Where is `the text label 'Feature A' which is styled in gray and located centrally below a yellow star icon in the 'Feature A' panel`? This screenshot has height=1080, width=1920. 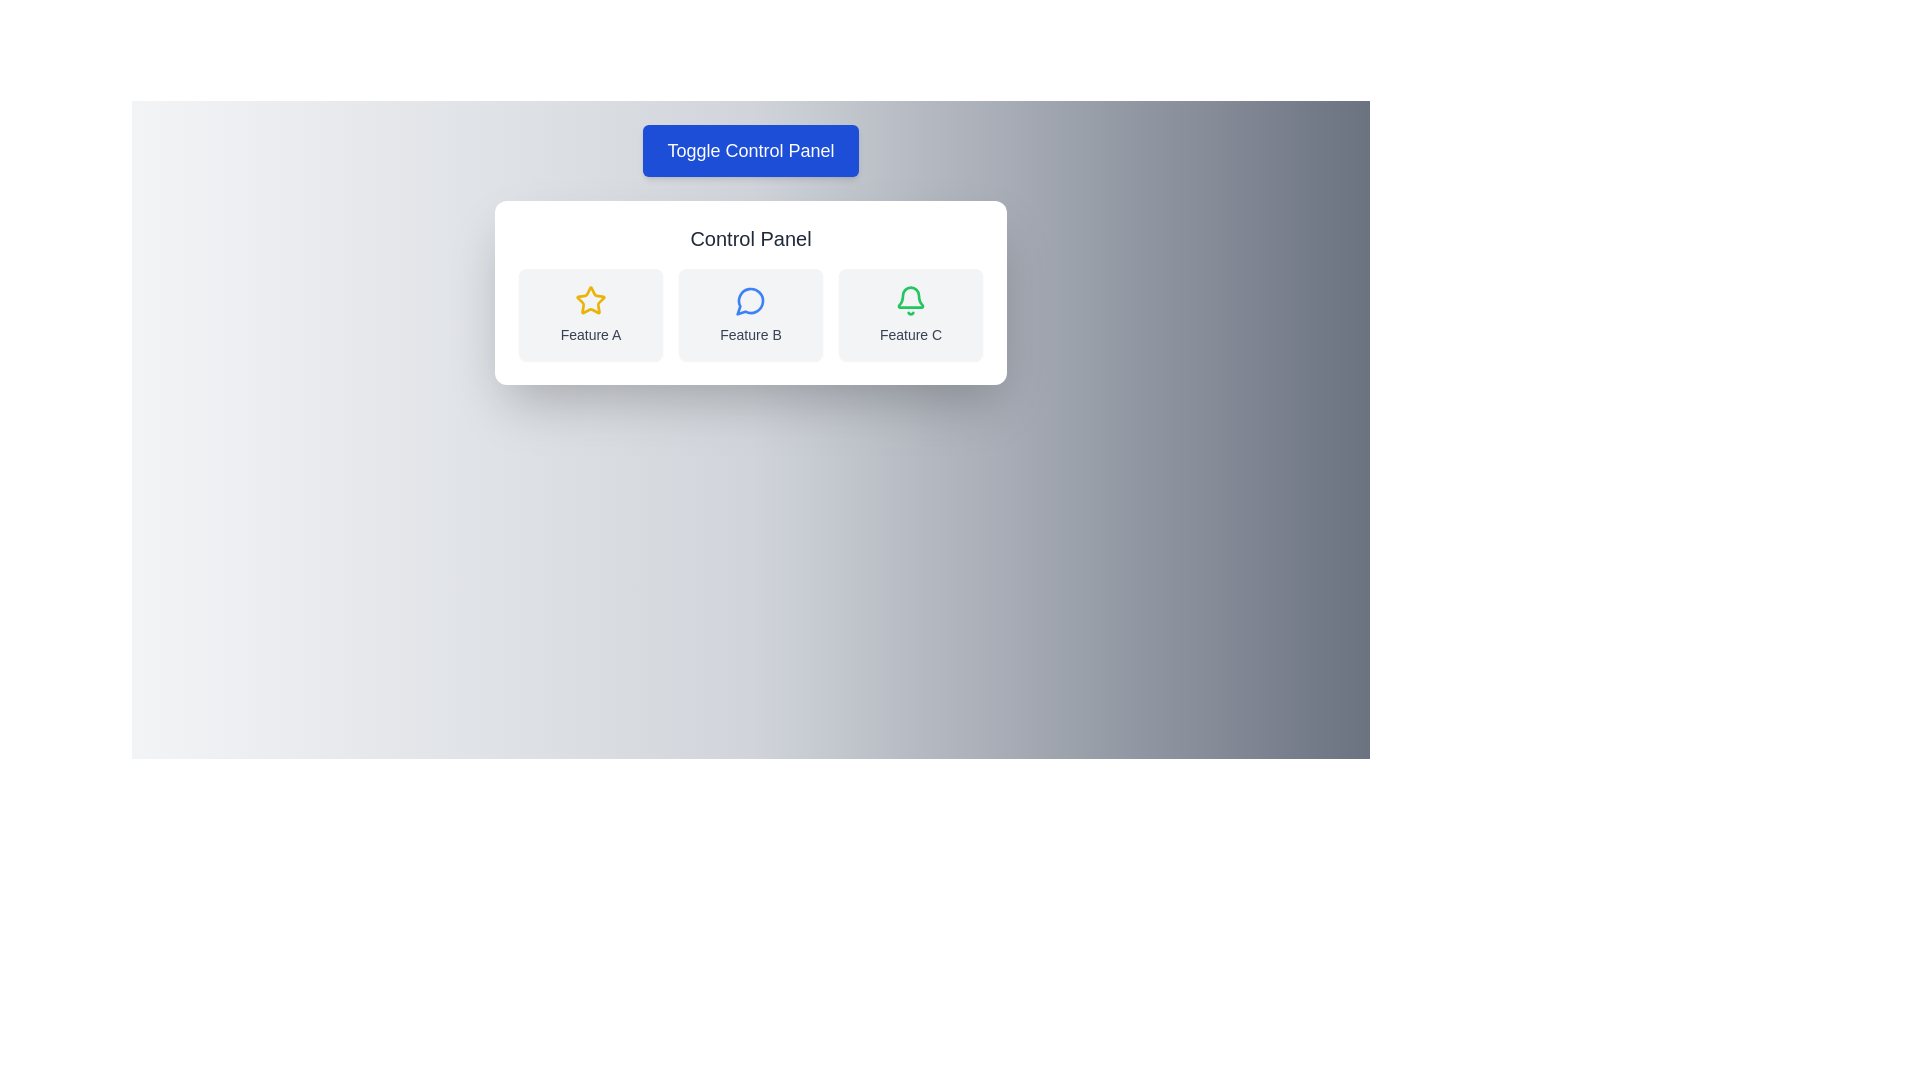 the text label 'Feature A' which is styled in gray and located centrally below a yellow star icon in the 'Feature A' panel is located at coordinates (589, 334).